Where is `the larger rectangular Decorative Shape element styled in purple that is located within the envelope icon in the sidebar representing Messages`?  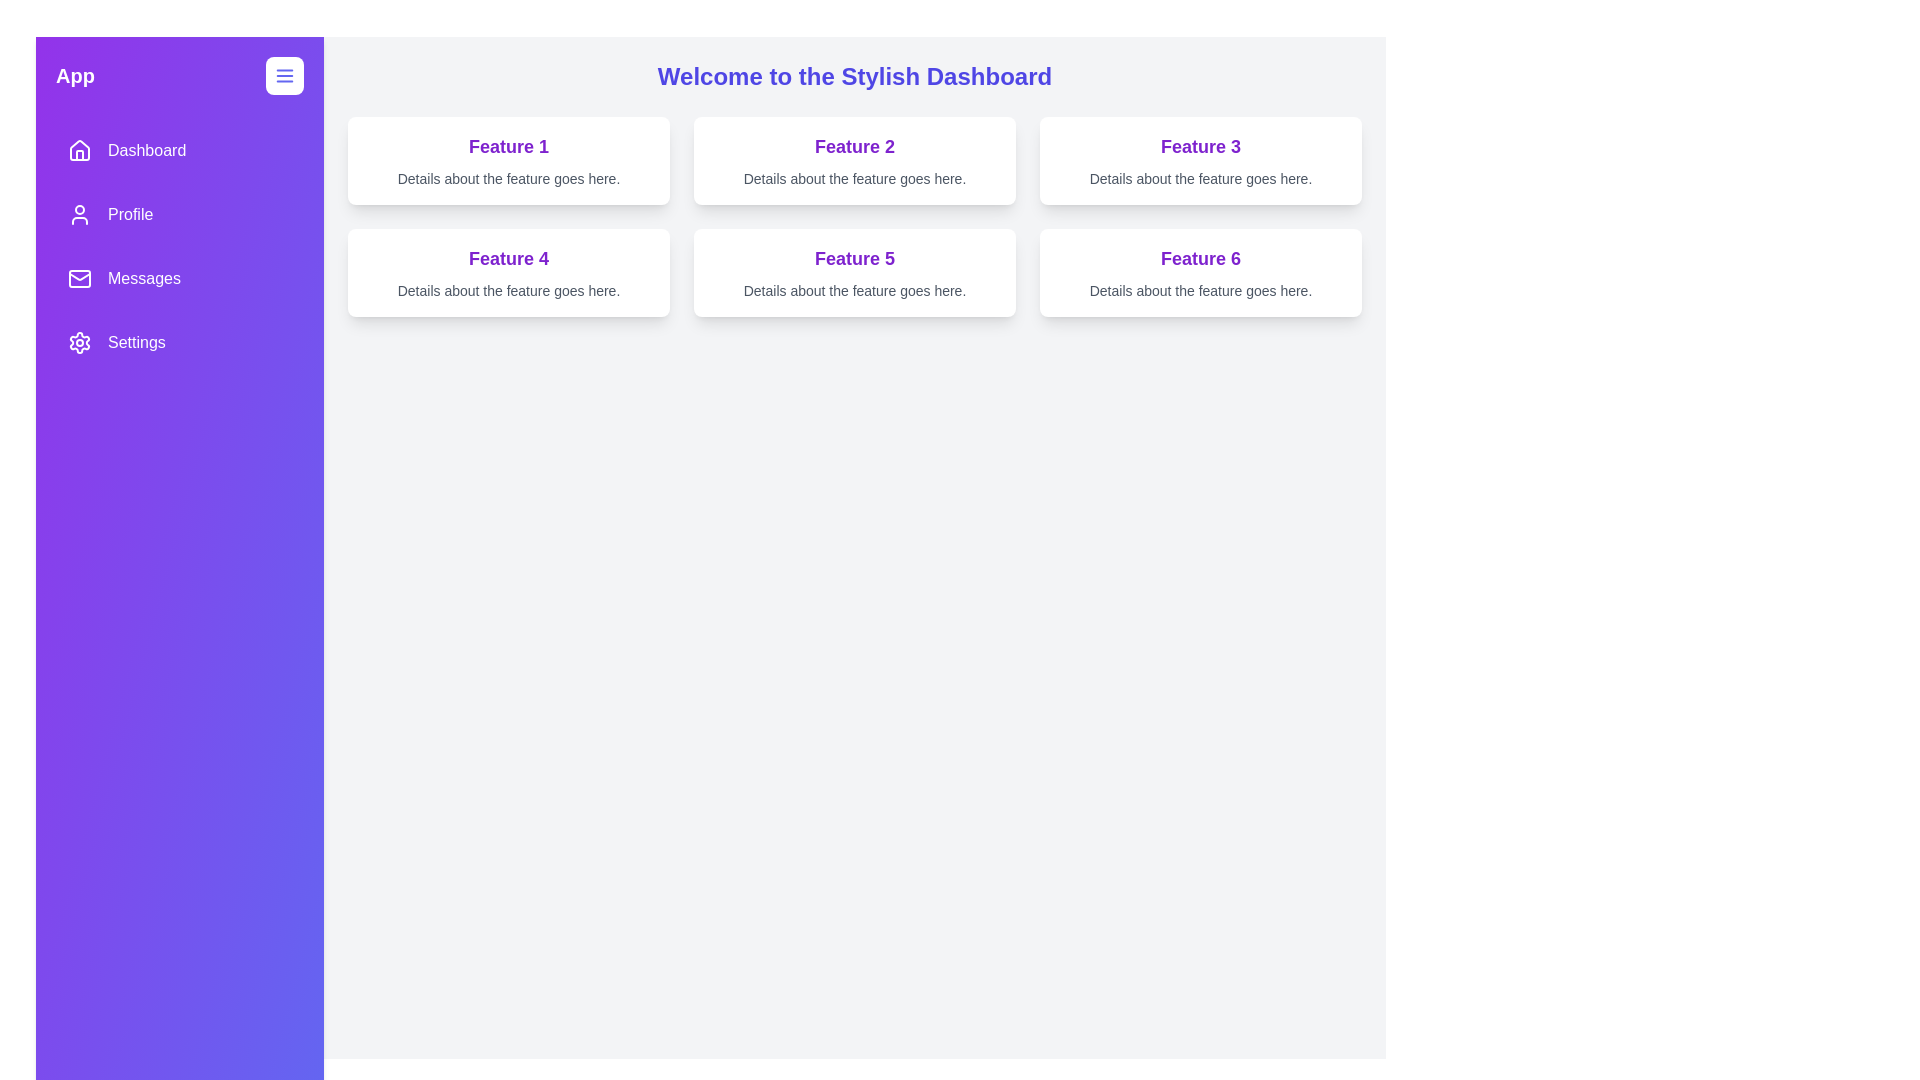 the larger rectangular Decorative Shape element styled in purple that is located within the envelope icon in the sidebar representing Messages is located at coordinates (80, 278).